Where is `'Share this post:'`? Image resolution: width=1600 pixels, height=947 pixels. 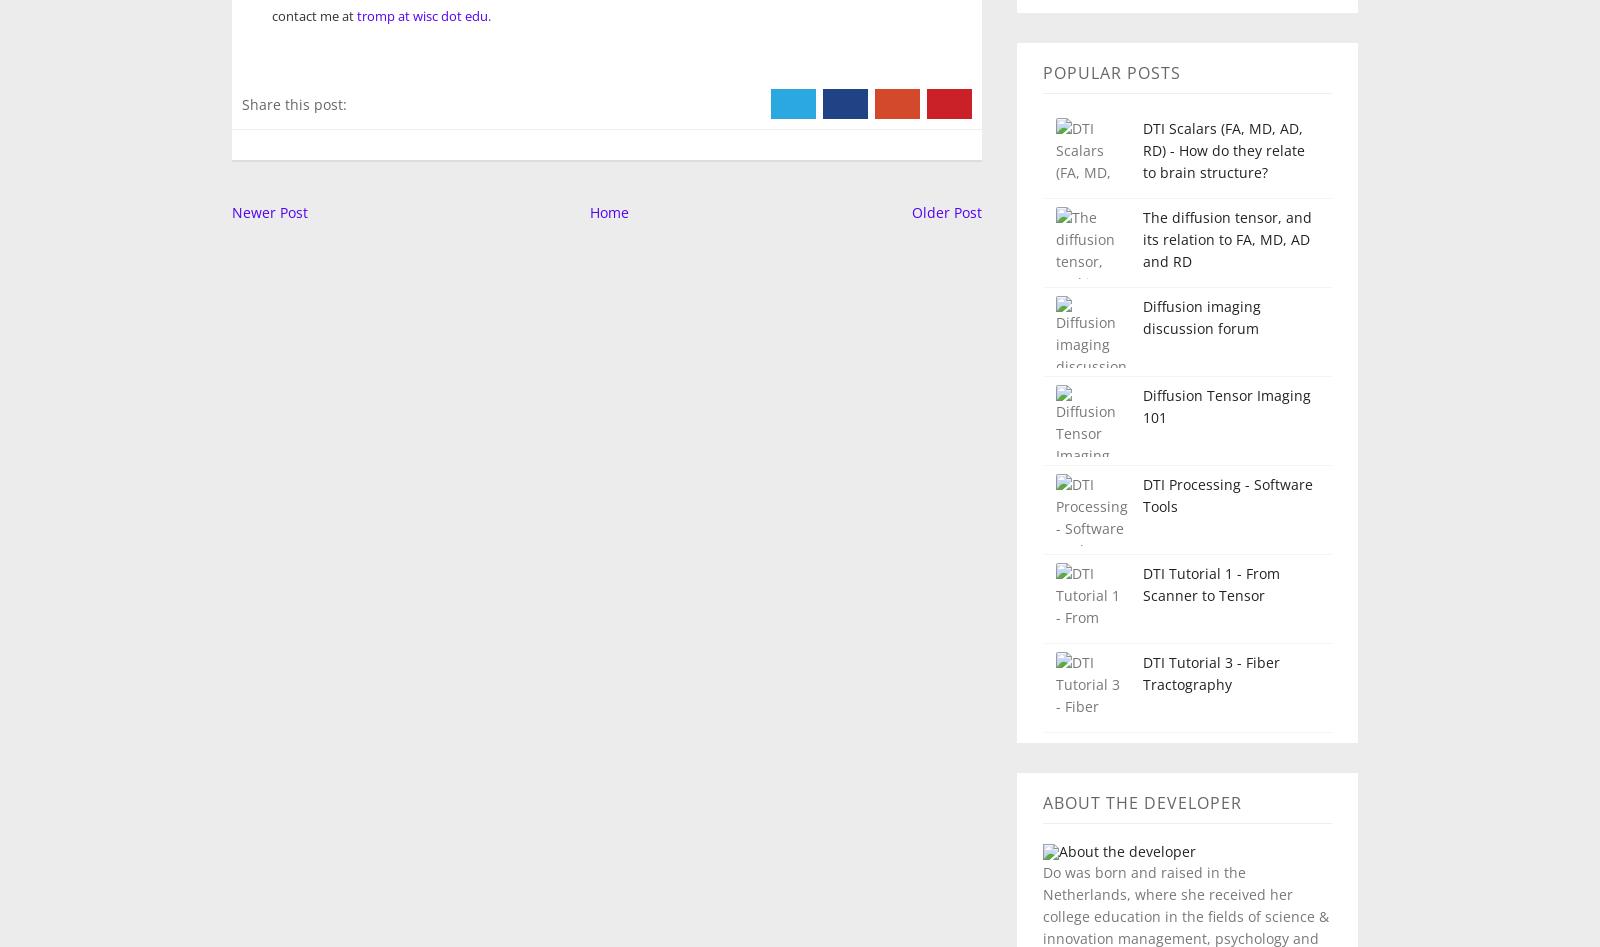
'Share this post:' is located at coordinates (293, 102).